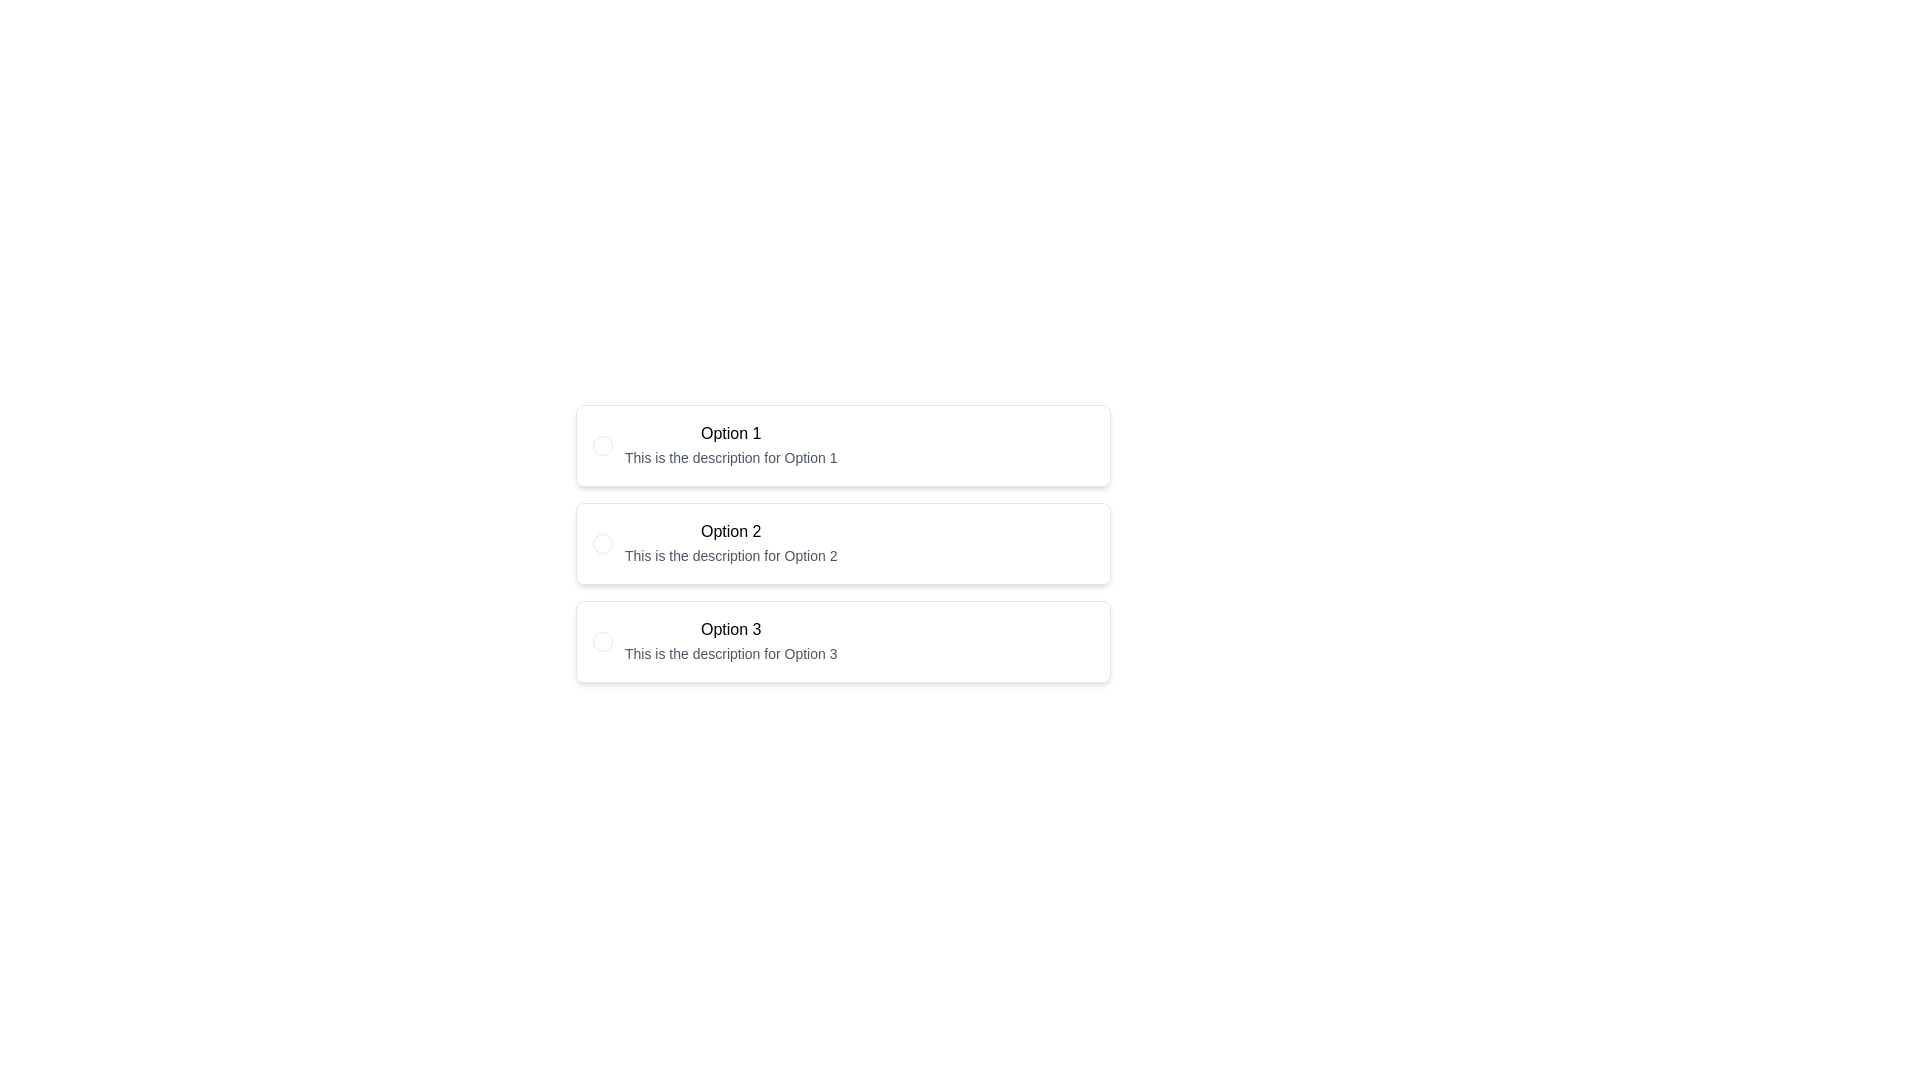  Describe the element at coordinates (730, 531) in the screenshot. I see `label that serves as the title for the second option in the vertical list, located above the descriptive text for 'Option 2'` at that location.